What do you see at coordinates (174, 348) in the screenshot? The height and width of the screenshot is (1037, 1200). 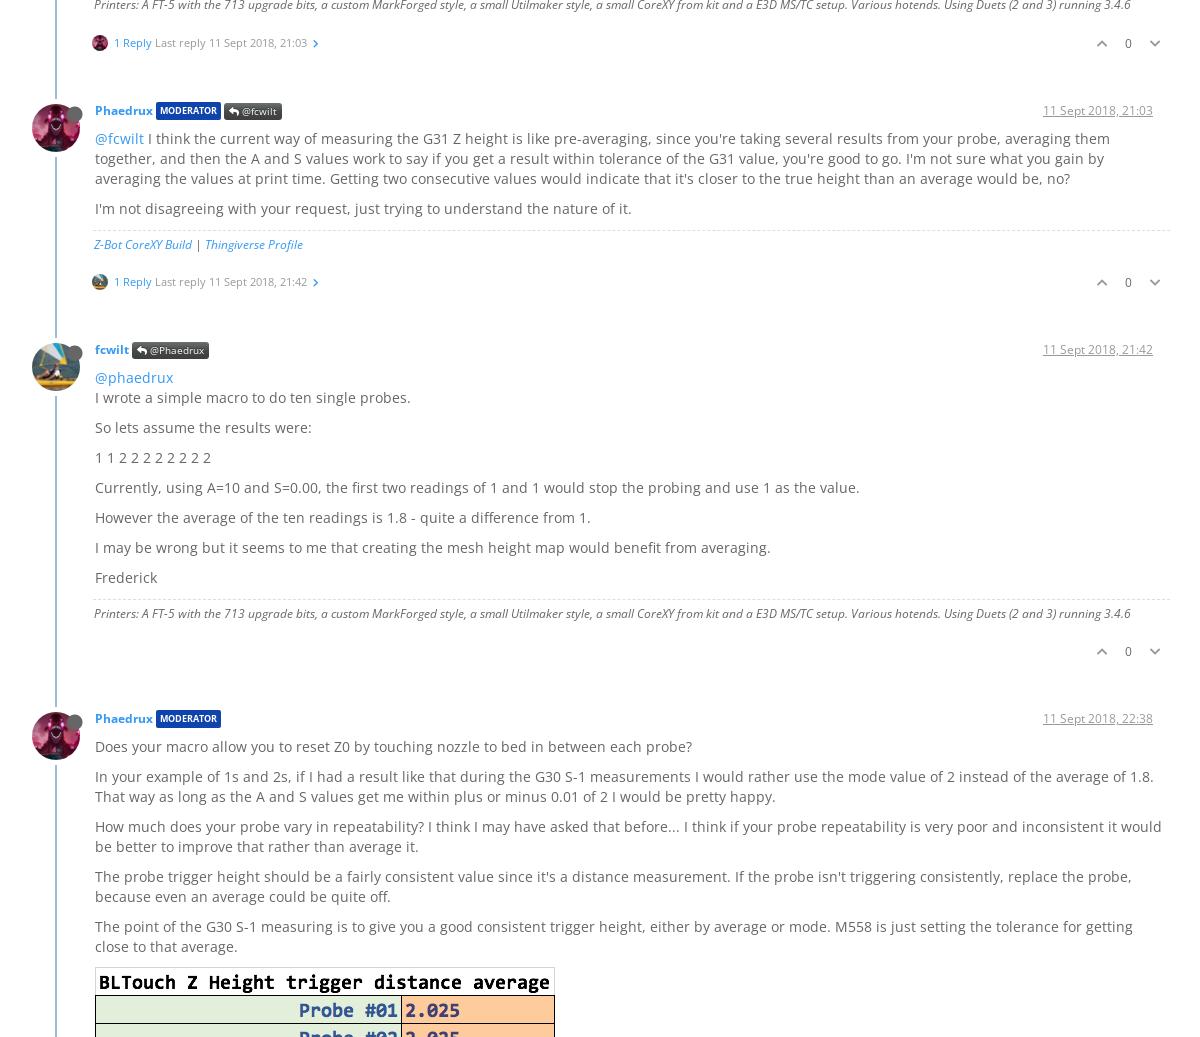 I see `'@Phaedrux'` at bounding box center [174, 348].